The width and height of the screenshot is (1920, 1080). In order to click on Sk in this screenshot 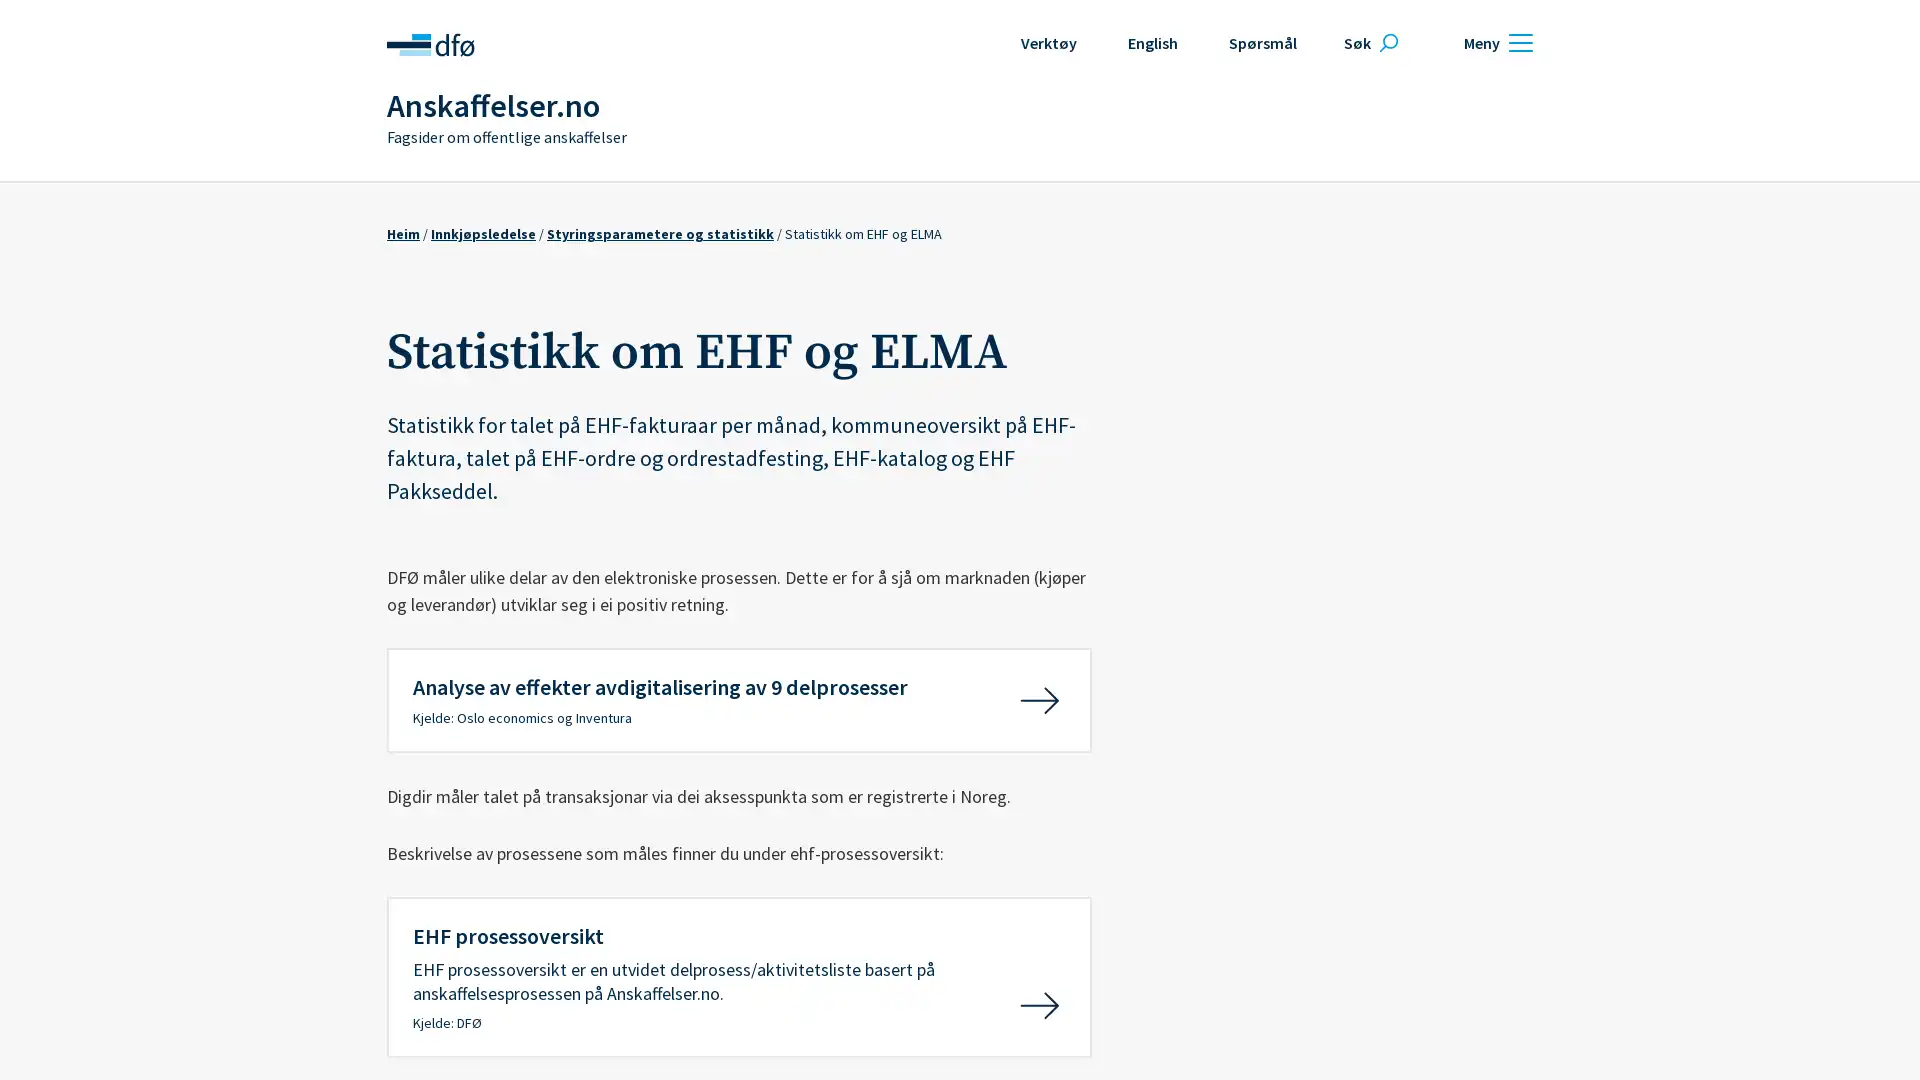, I will do `click(1367, 42)`.